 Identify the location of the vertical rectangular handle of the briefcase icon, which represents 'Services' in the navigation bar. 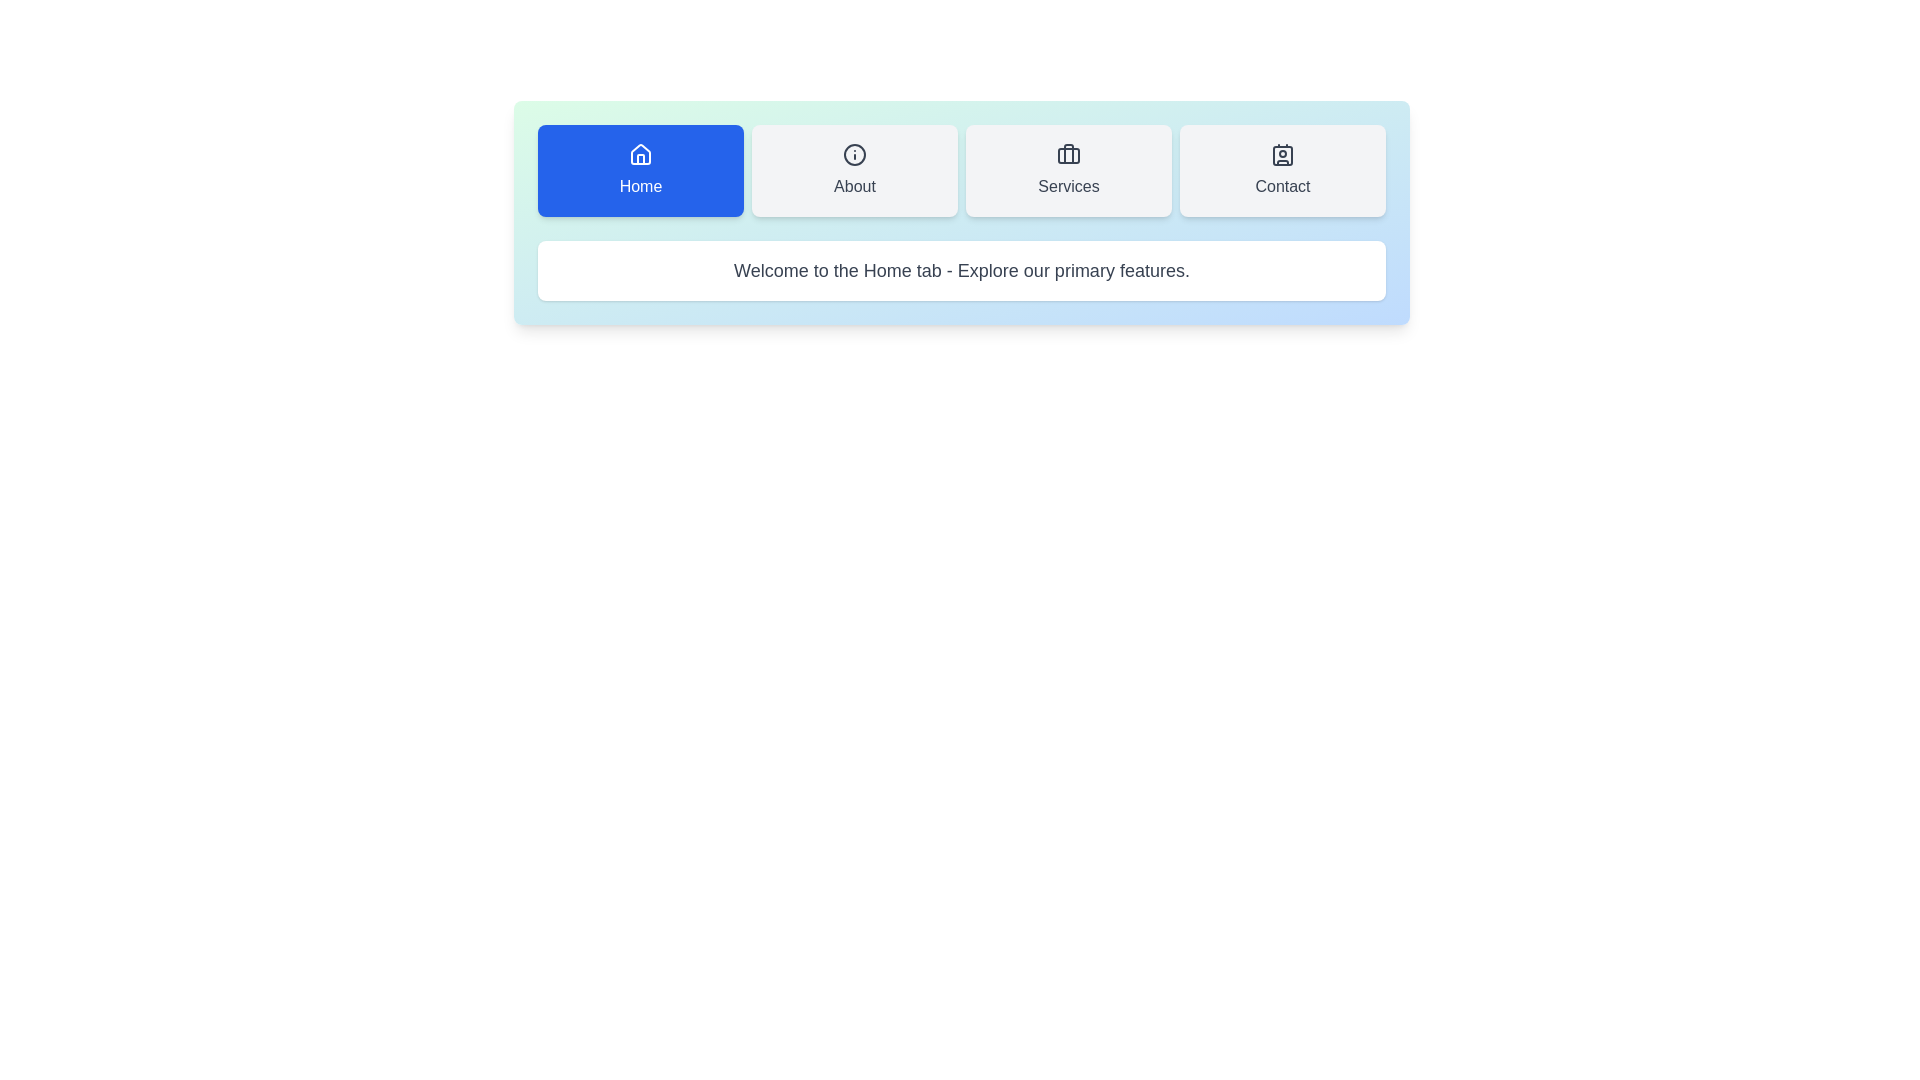
(1068, 153).